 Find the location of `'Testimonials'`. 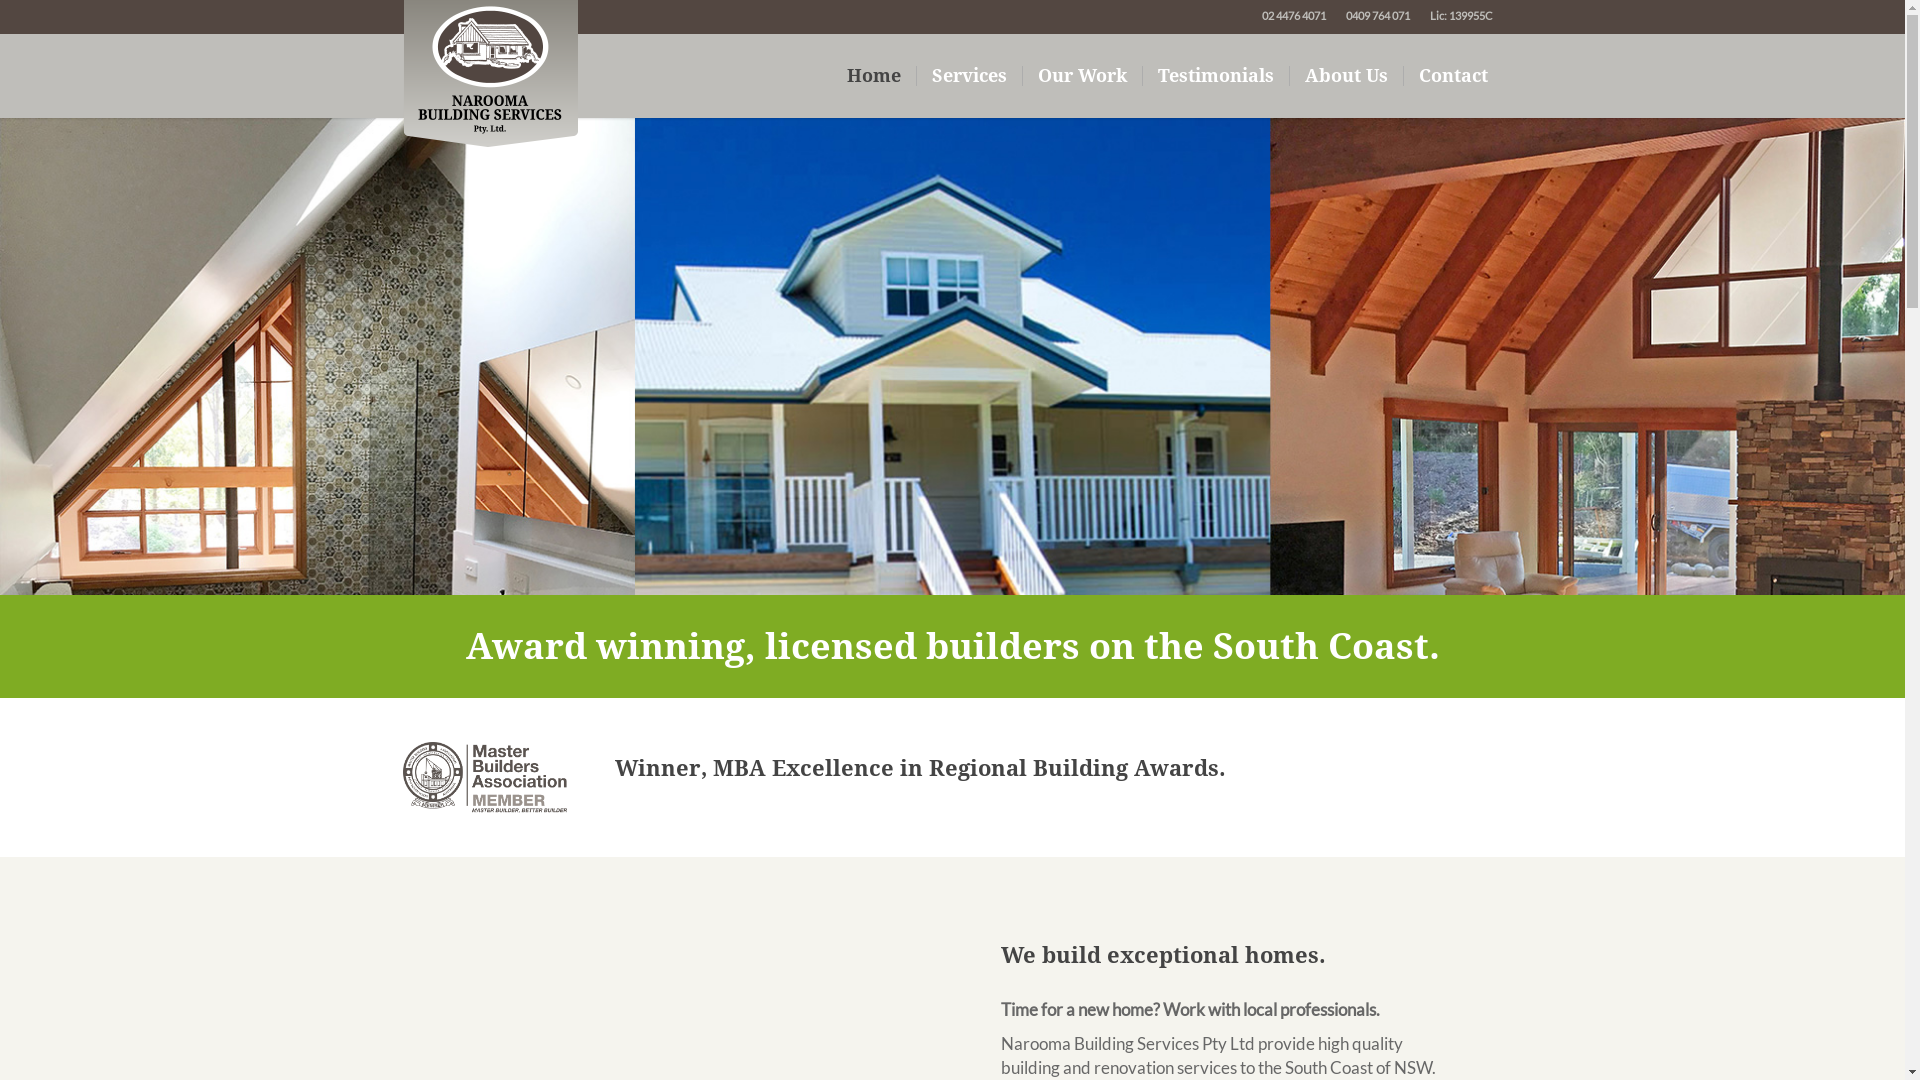

'Testimonials' is located at coordinates (1142, 75).